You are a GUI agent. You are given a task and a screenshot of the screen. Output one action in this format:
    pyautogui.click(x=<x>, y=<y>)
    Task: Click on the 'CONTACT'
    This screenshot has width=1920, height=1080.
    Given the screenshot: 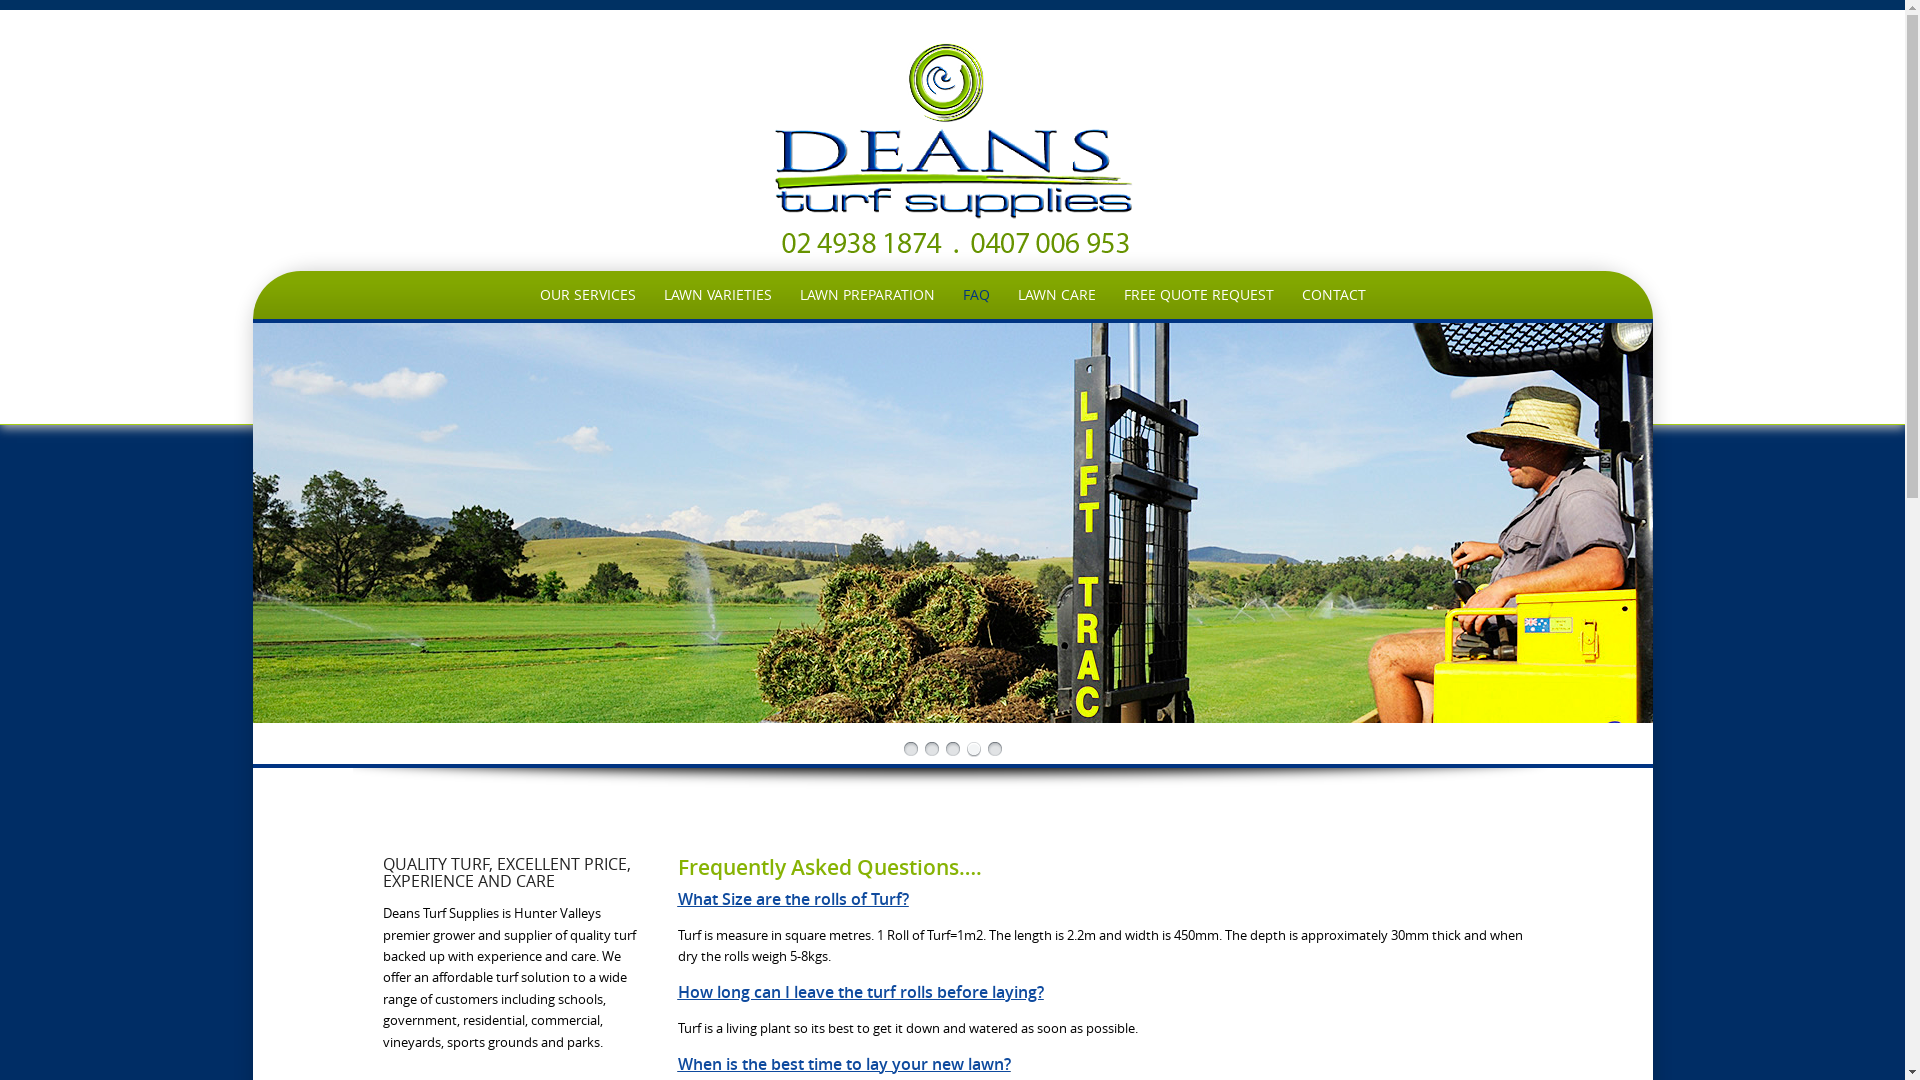 What is the action you would take?
    pyautogui.click(x=1334, y=294)
    